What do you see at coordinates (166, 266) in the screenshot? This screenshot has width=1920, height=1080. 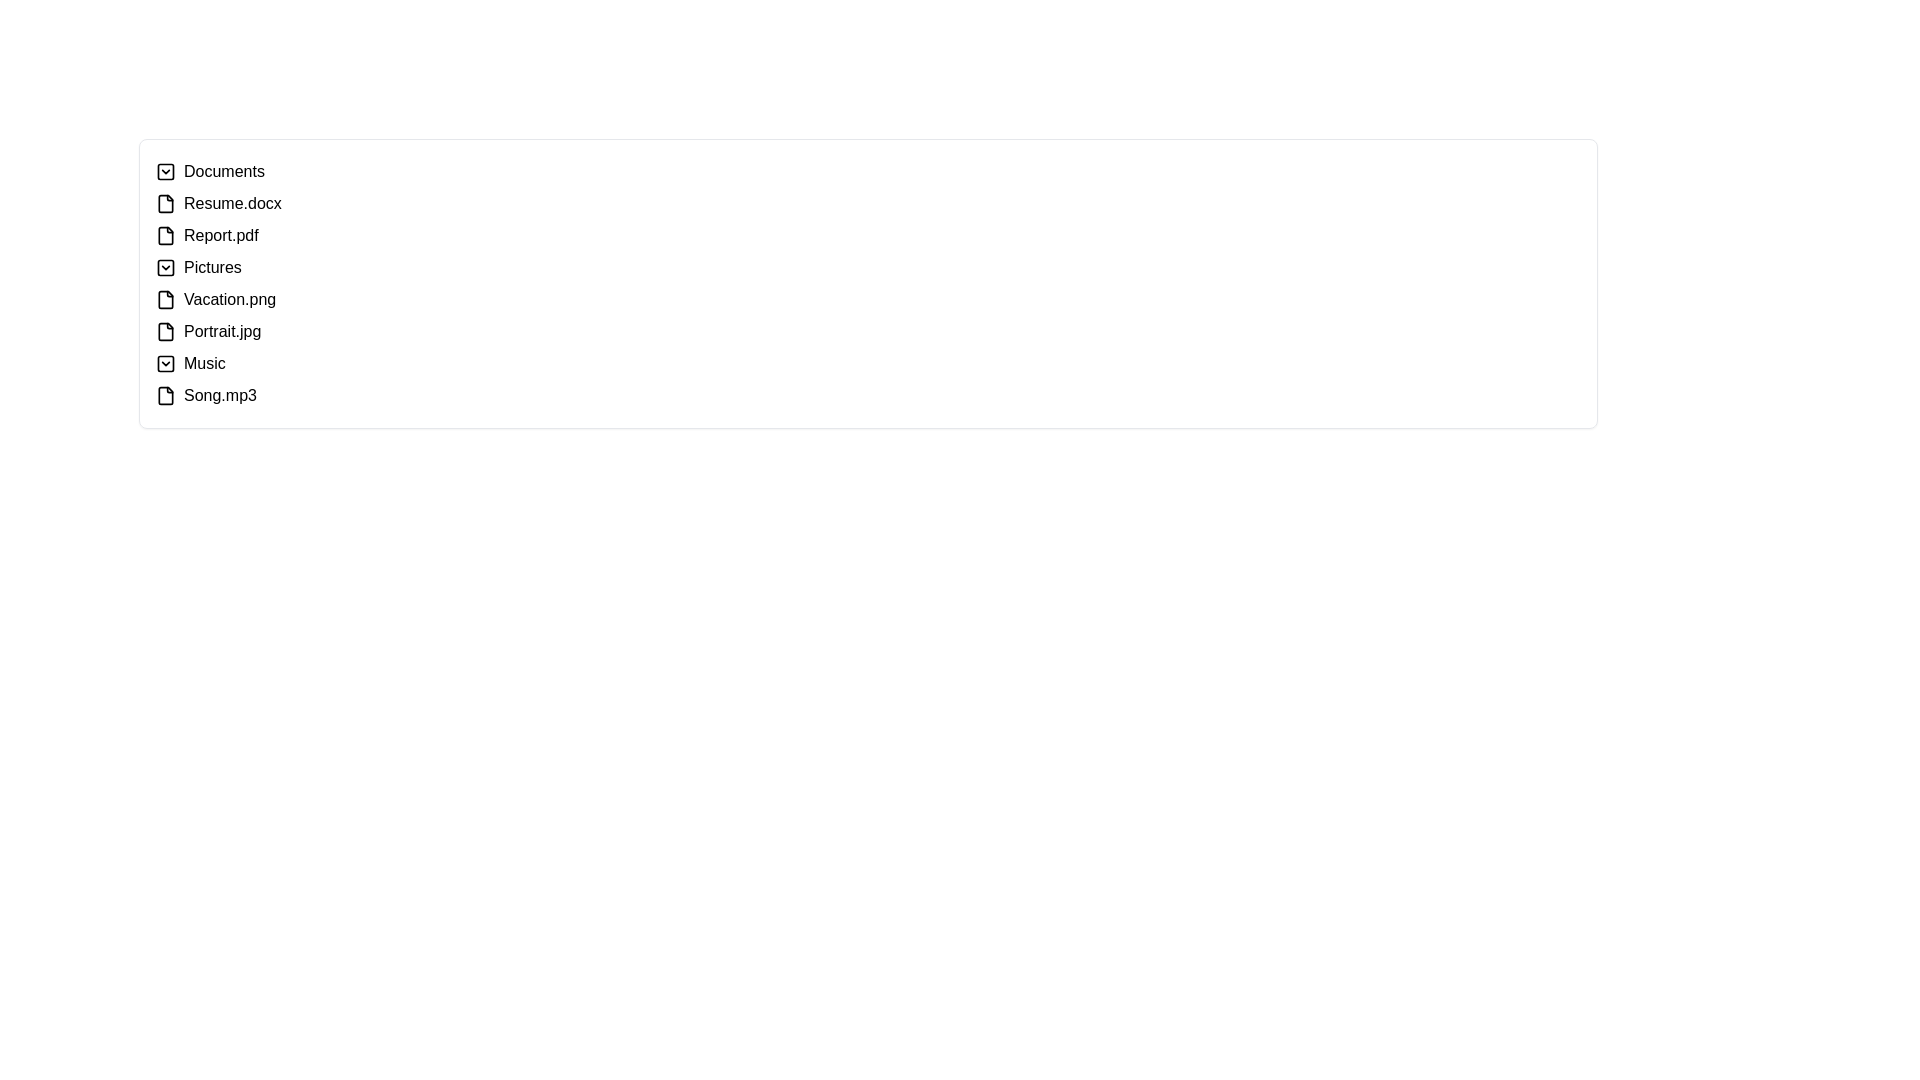 I see `the downward-facing chevron icon within the 'Pictures' file list item, which is positioned to the left of the label 'Pictures'` at bounding box center [166, 266].